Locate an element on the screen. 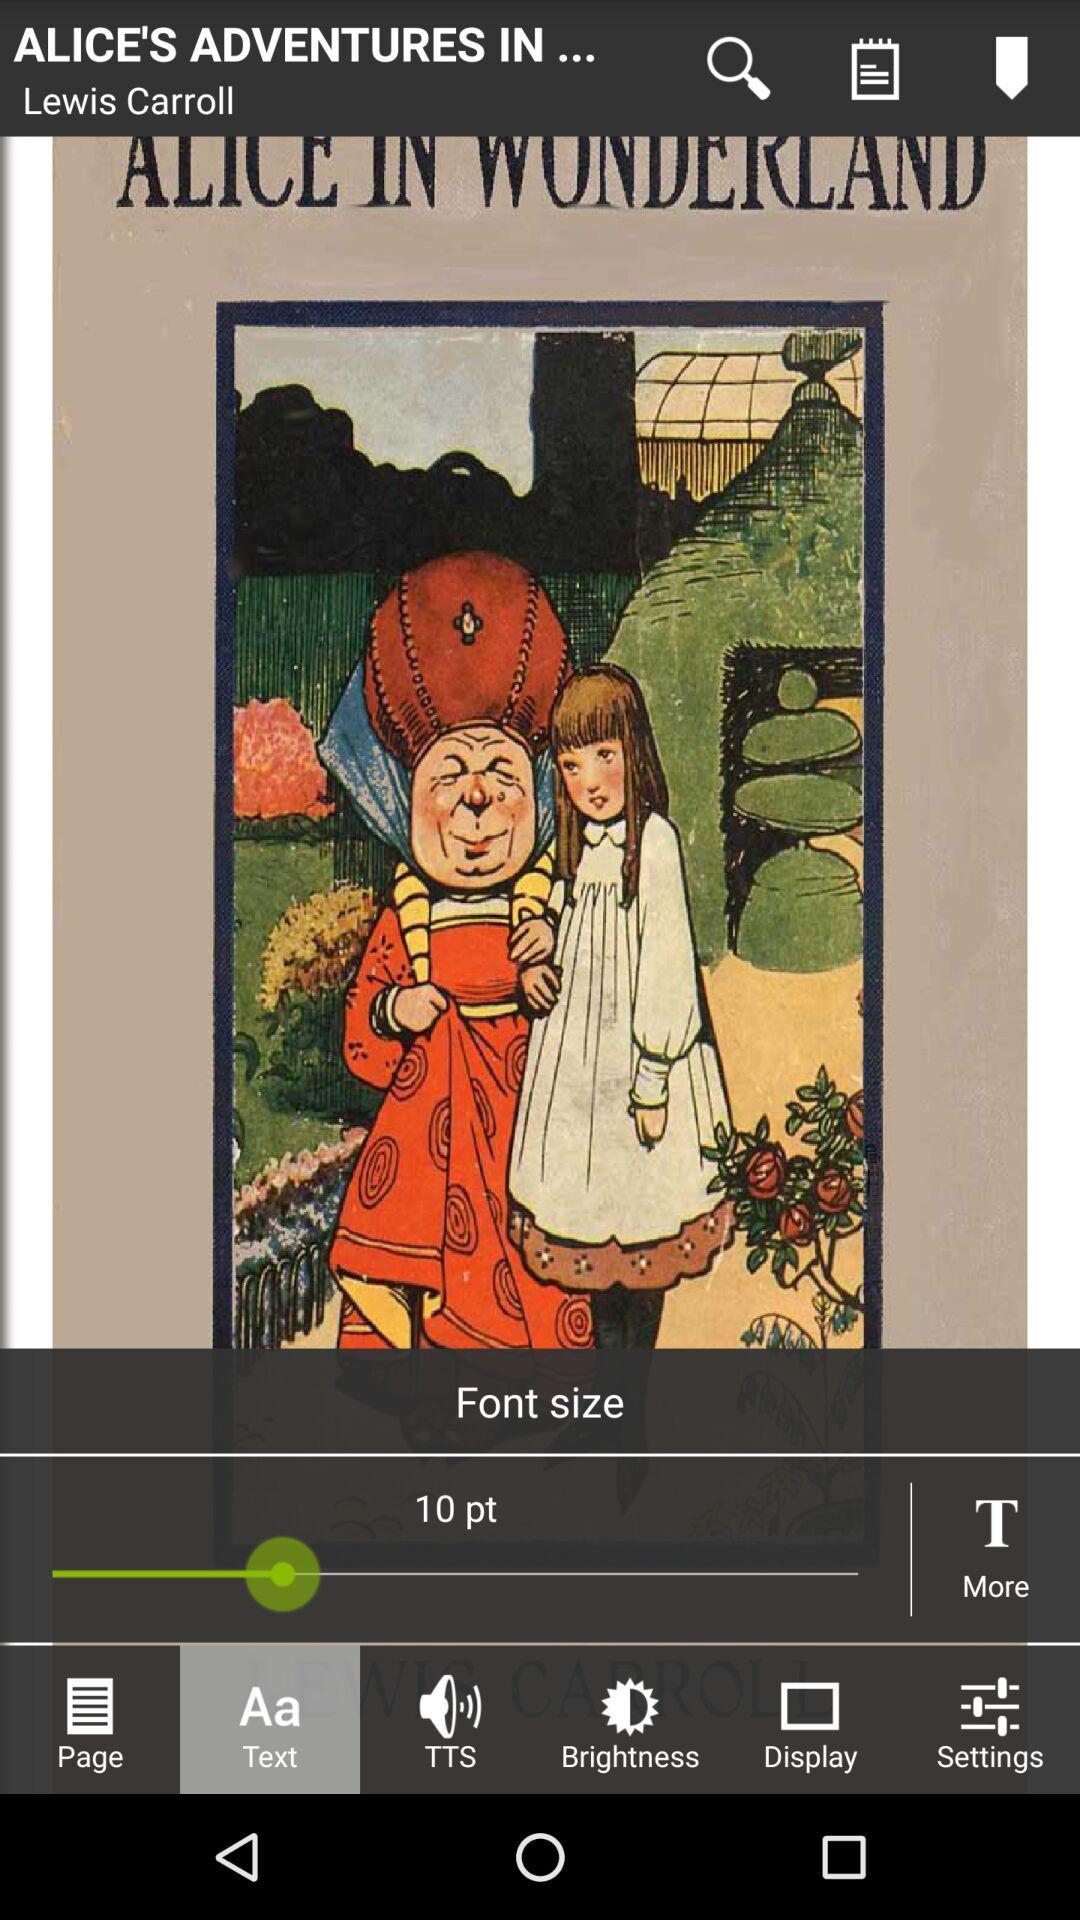 Image resolution: width=1080 pixels, height=1920 pixels. the description icon is located at coordinates (874, 72).